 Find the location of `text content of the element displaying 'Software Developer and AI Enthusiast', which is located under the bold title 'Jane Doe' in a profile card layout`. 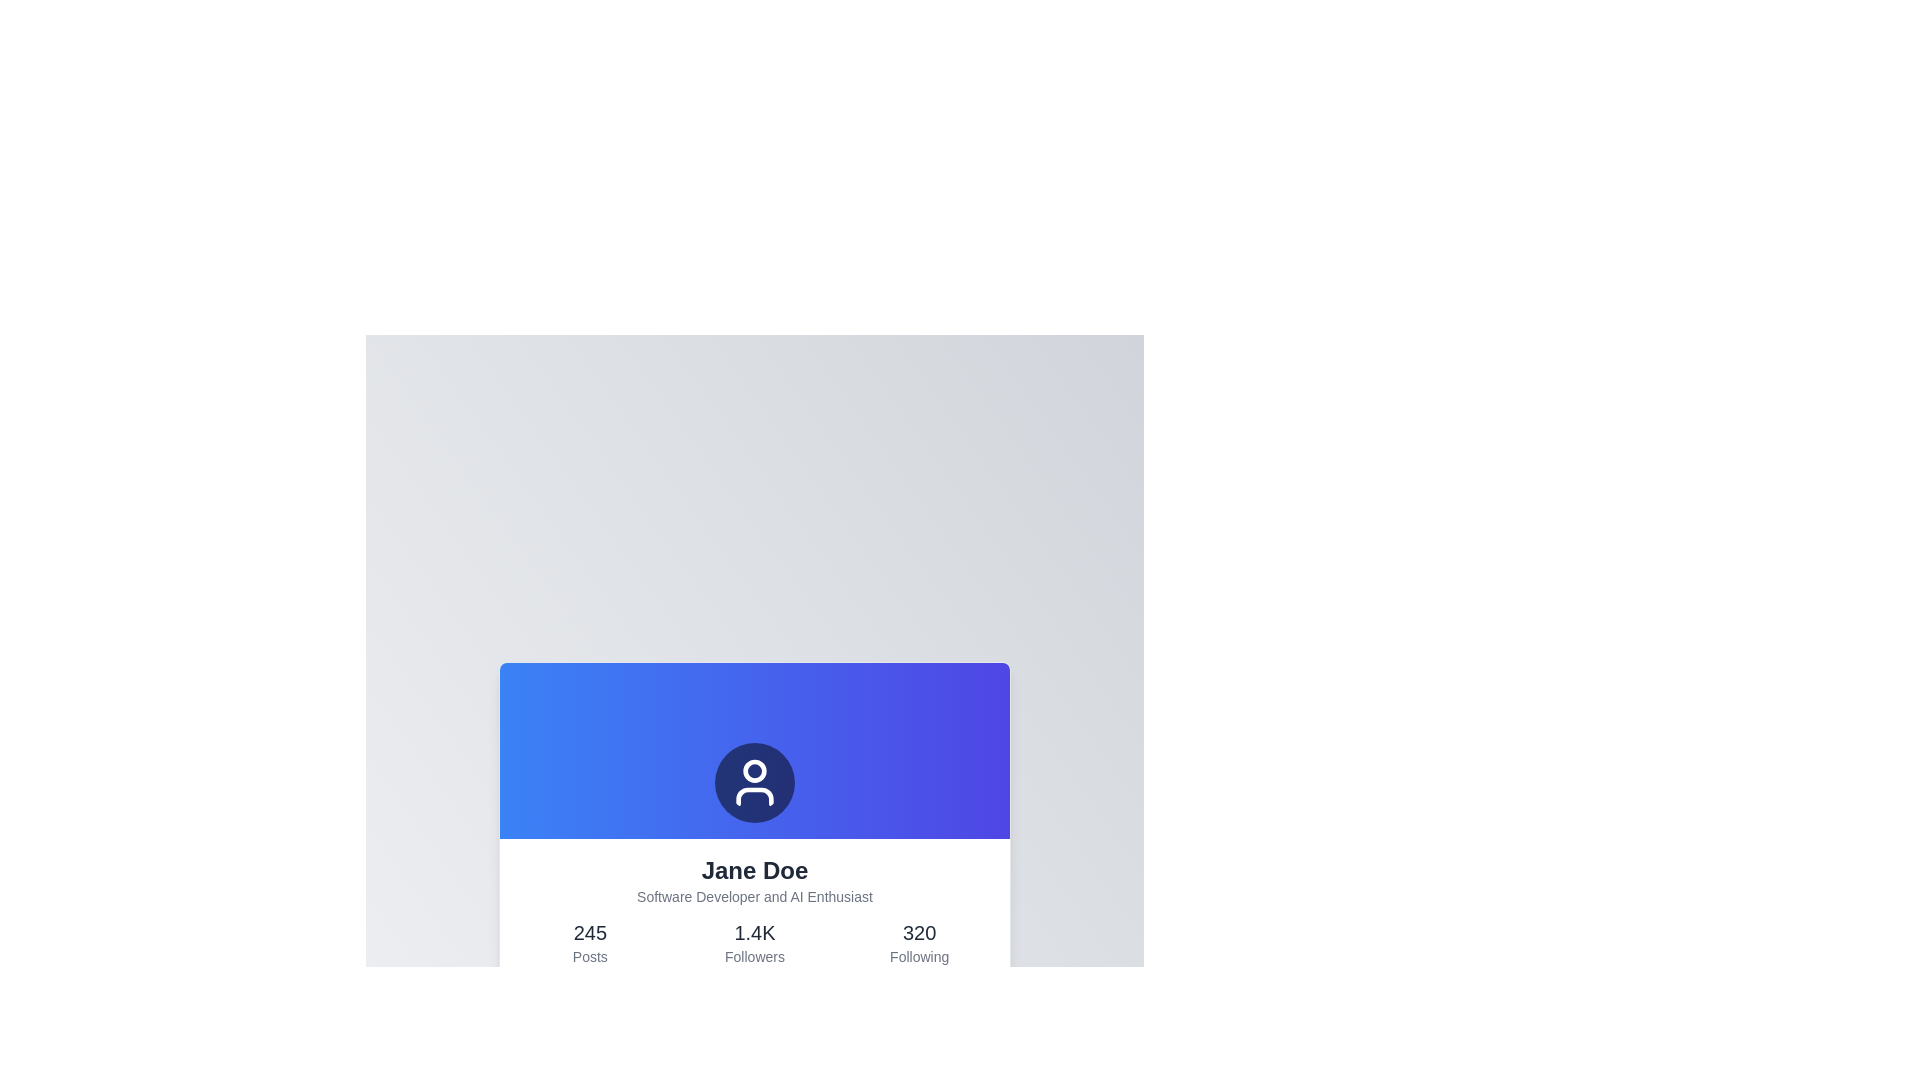

text content of the element displaying 'Software Developer and AI Enthusiast', which is located under the bold title 'Jane Doe' in a profile card layout is located at coordinates (753, 896).